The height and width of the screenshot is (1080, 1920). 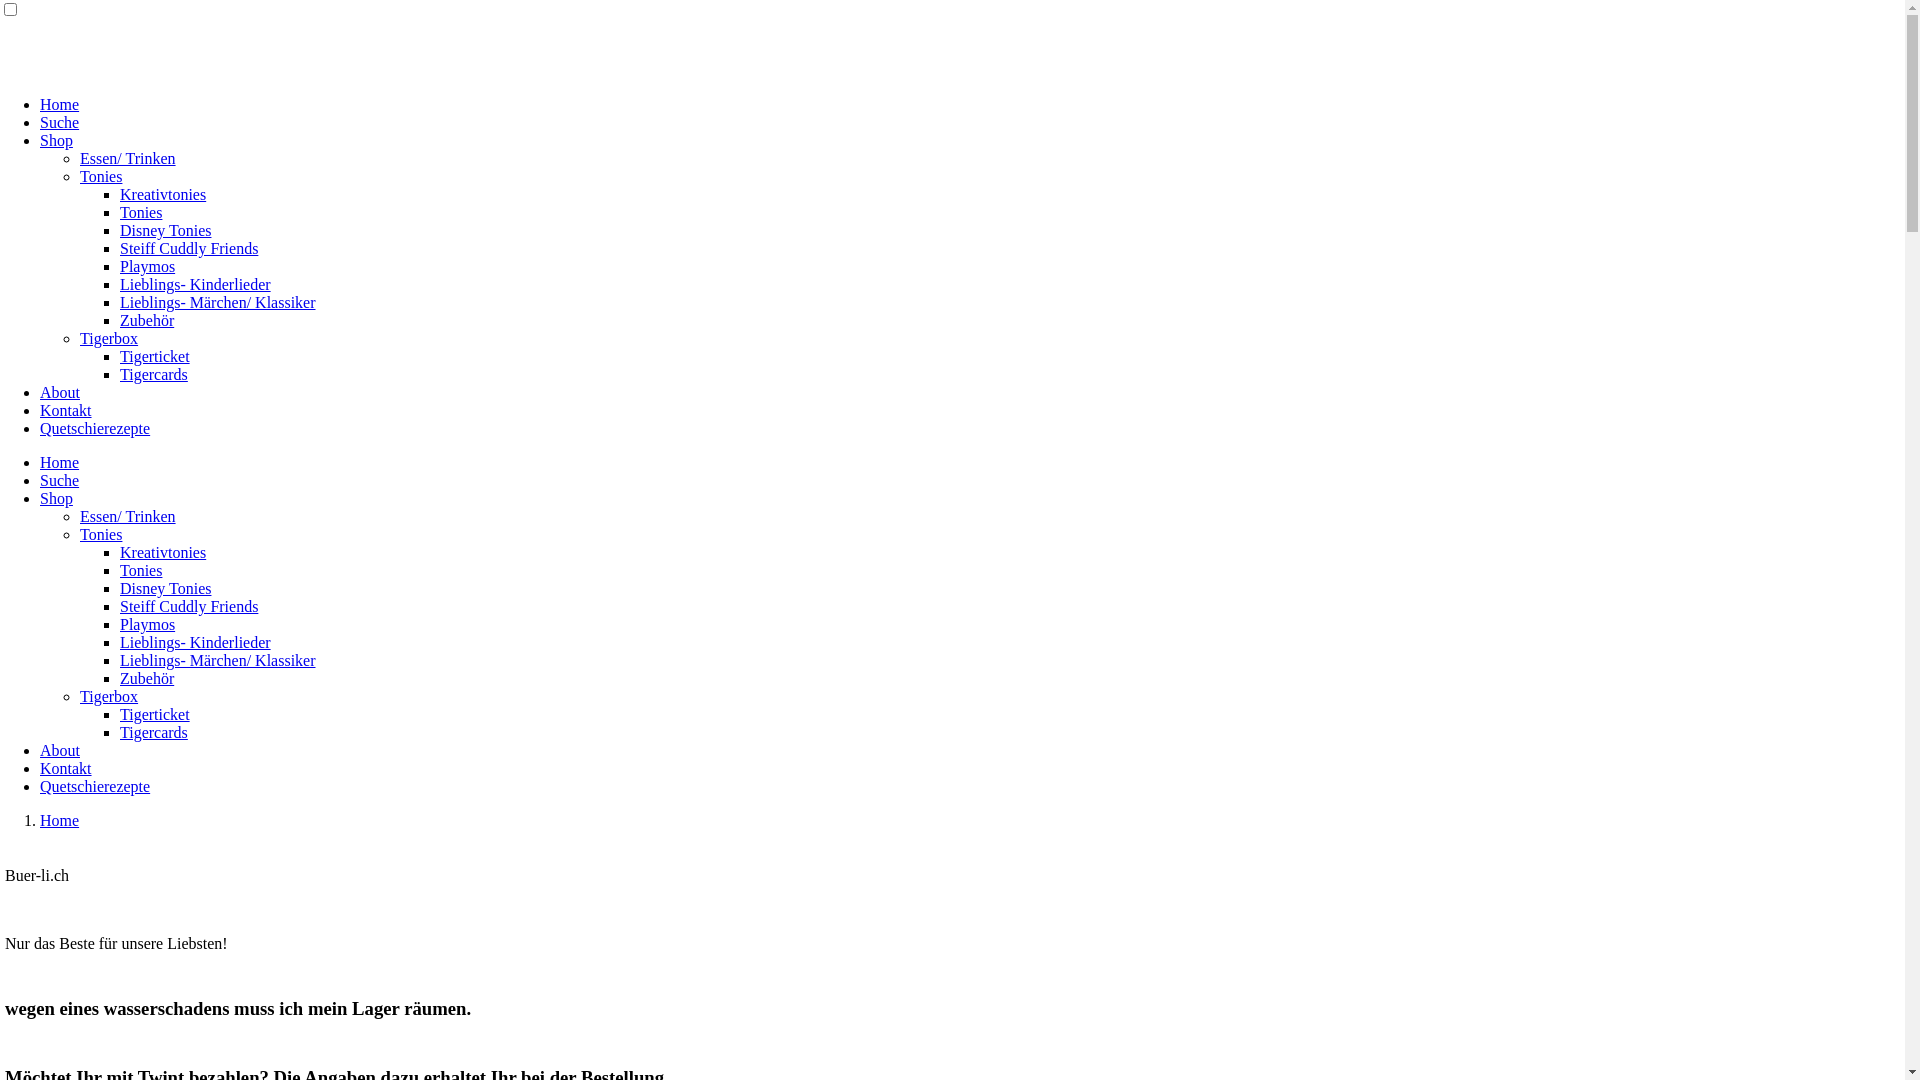 I want to click on 'Disney Tonies', so click(x=165, y=587).